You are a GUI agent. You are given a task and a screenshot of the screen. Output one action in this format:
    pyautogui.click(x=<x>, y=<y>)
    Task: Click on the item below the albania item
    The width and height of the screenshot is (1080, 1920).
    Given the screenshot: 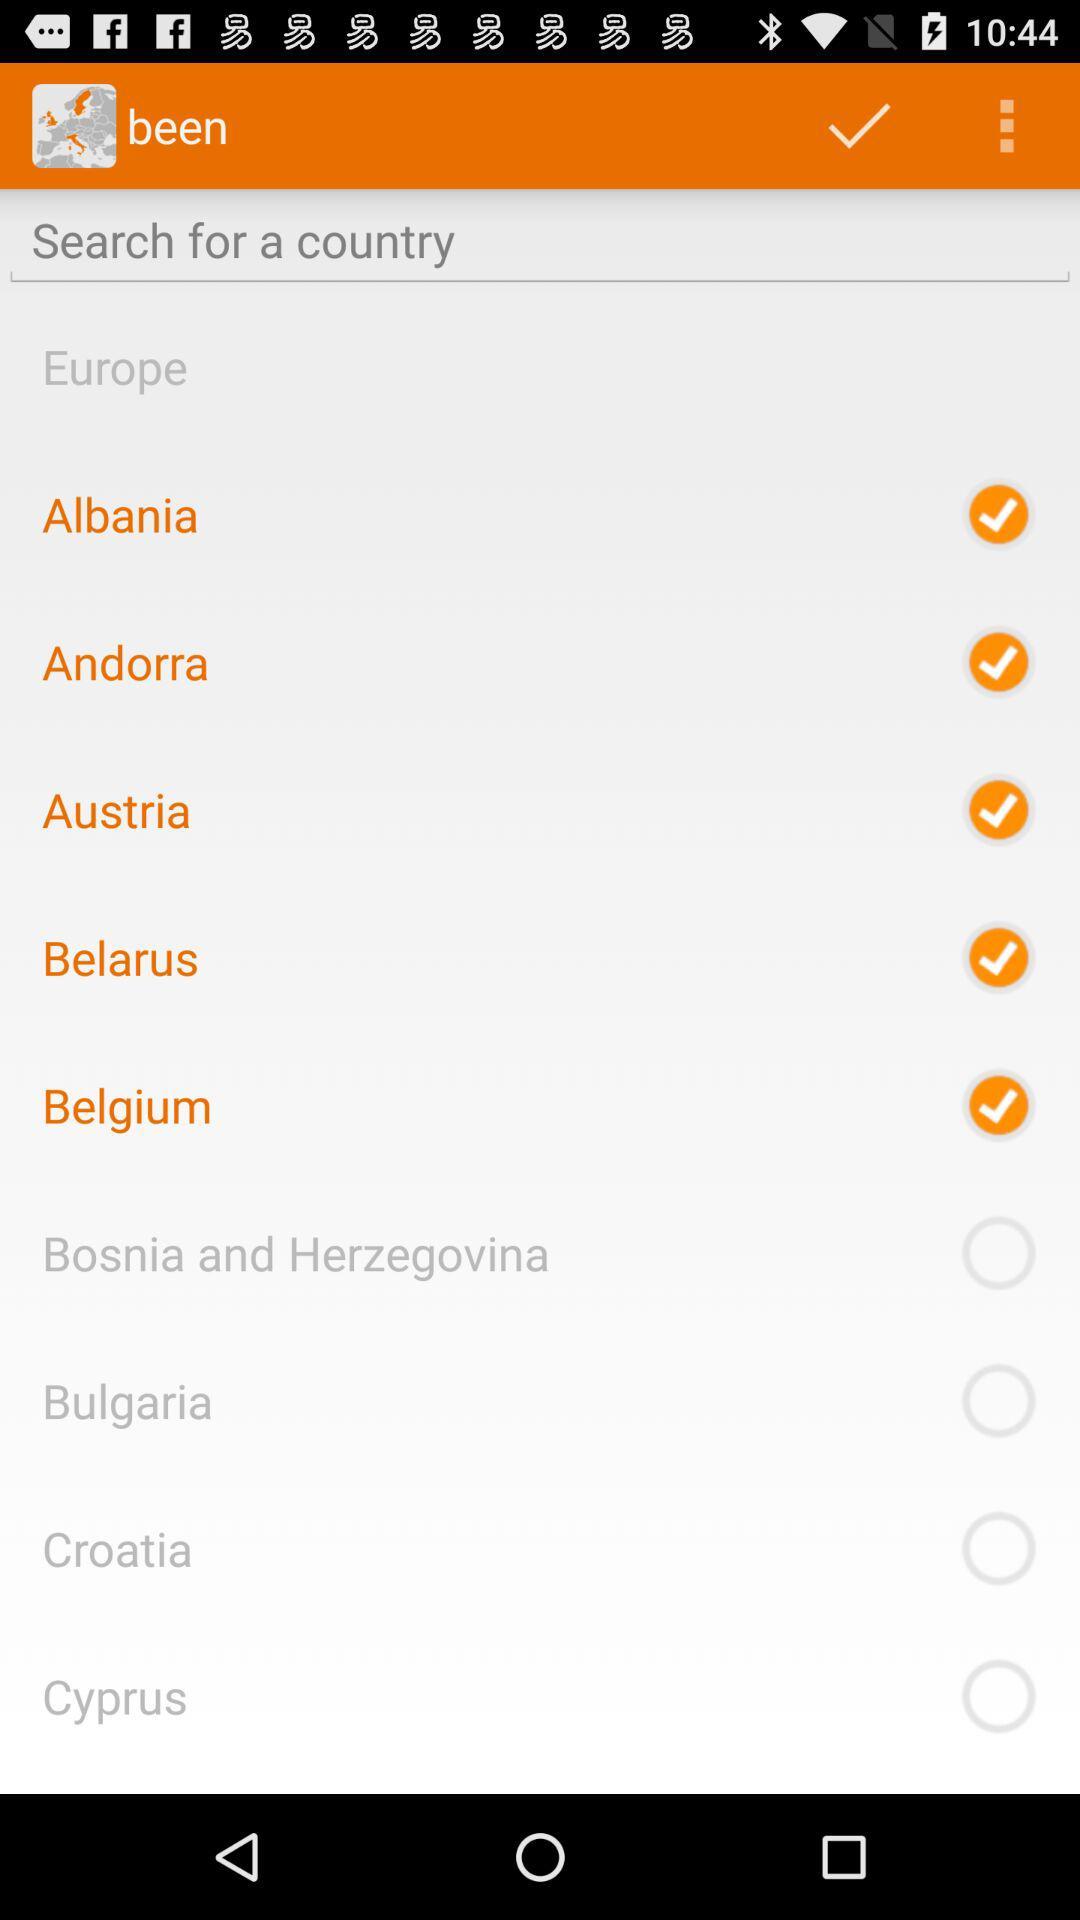 What is the action you would take?
    pyautogui.click(x=125, y=661)
    